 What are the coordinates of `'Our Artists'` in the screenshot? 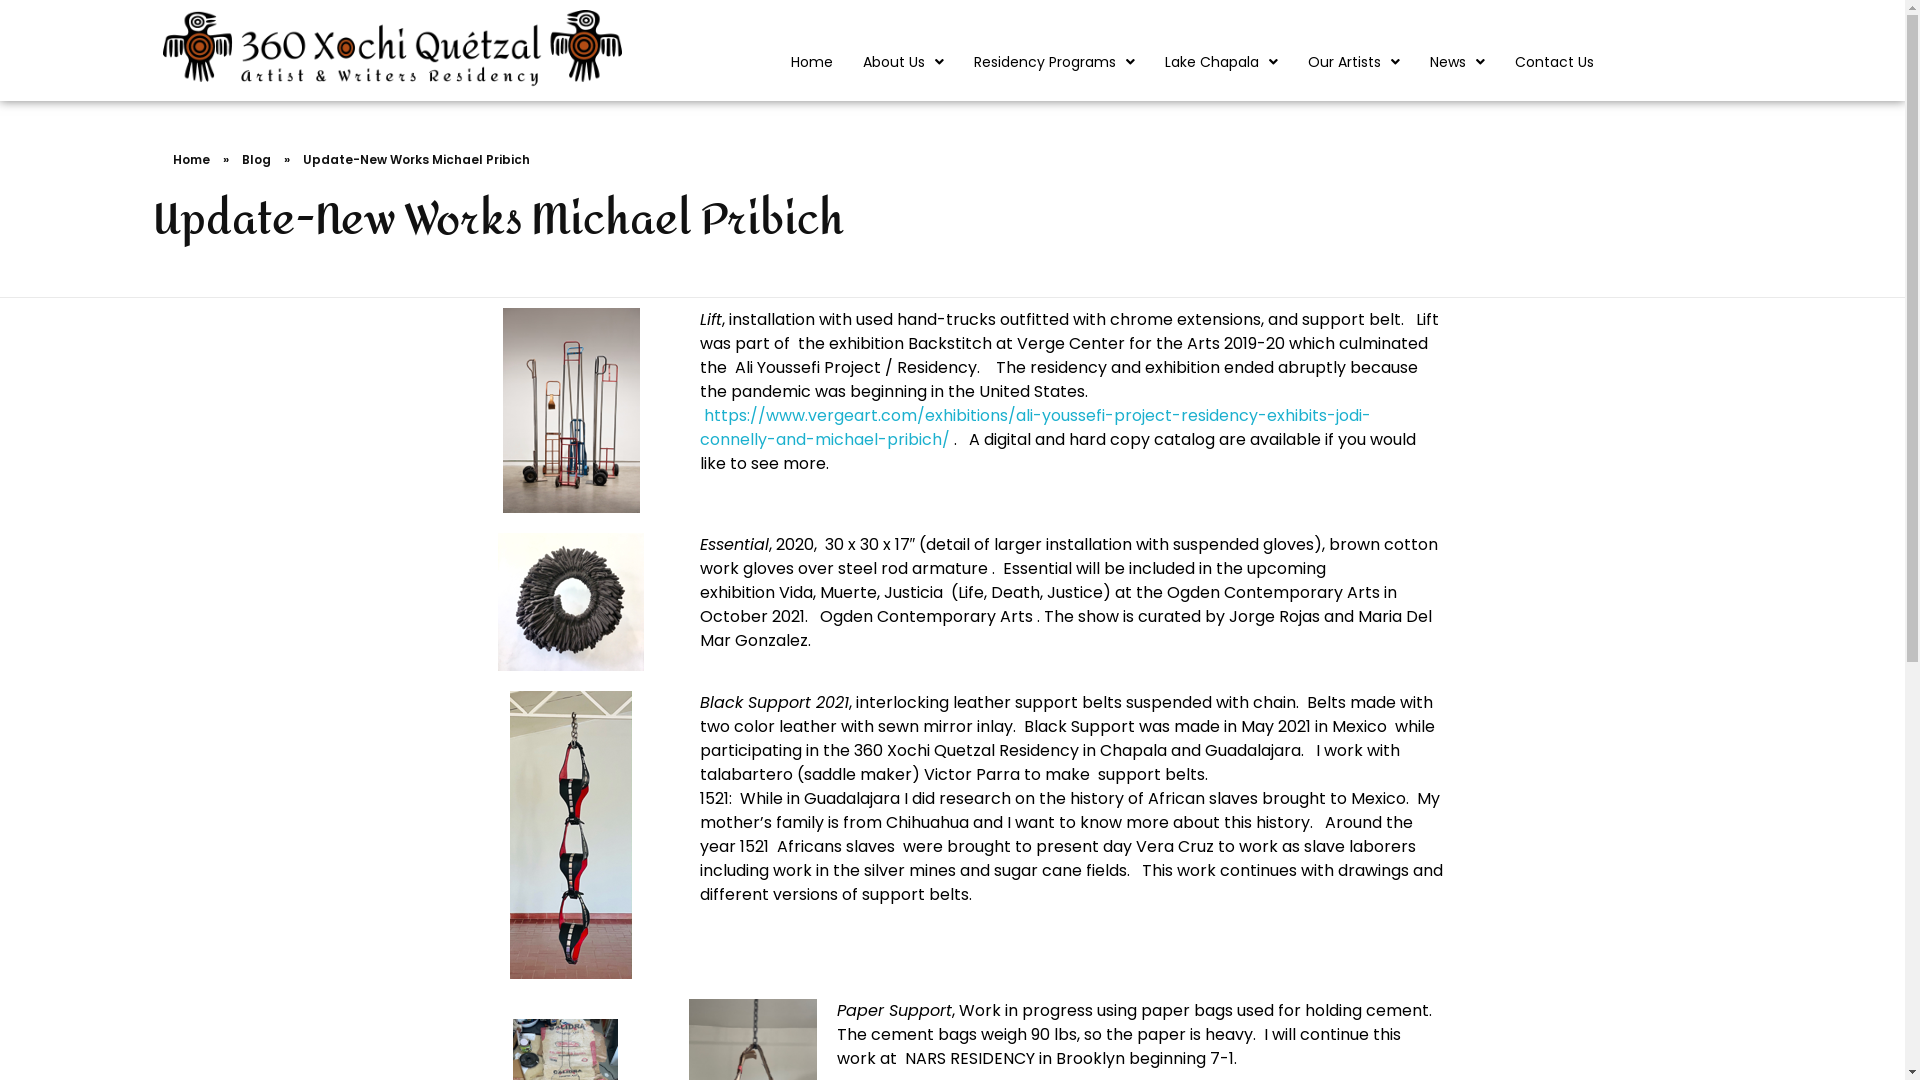 It's located at (1353, 60).